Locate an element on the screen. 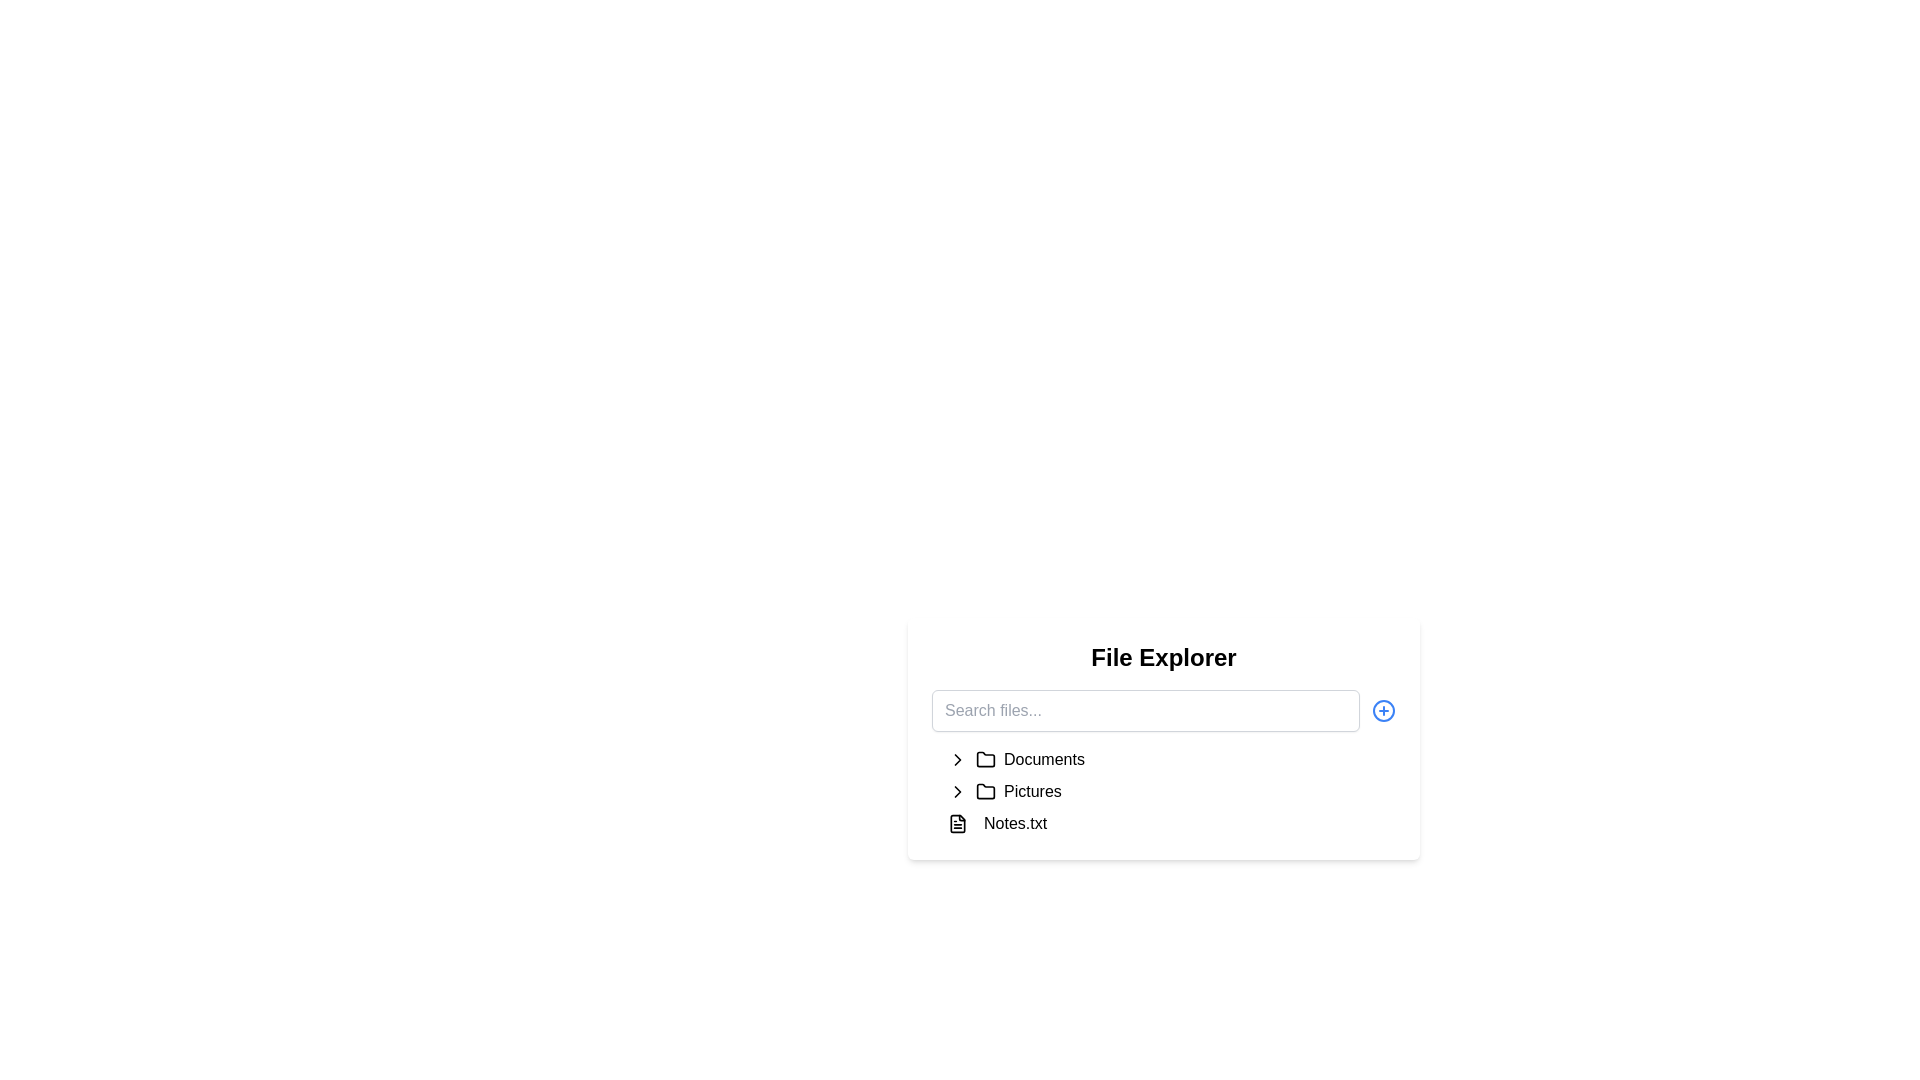  the minimalist outlined file icon is located at coordinates (957, 824).